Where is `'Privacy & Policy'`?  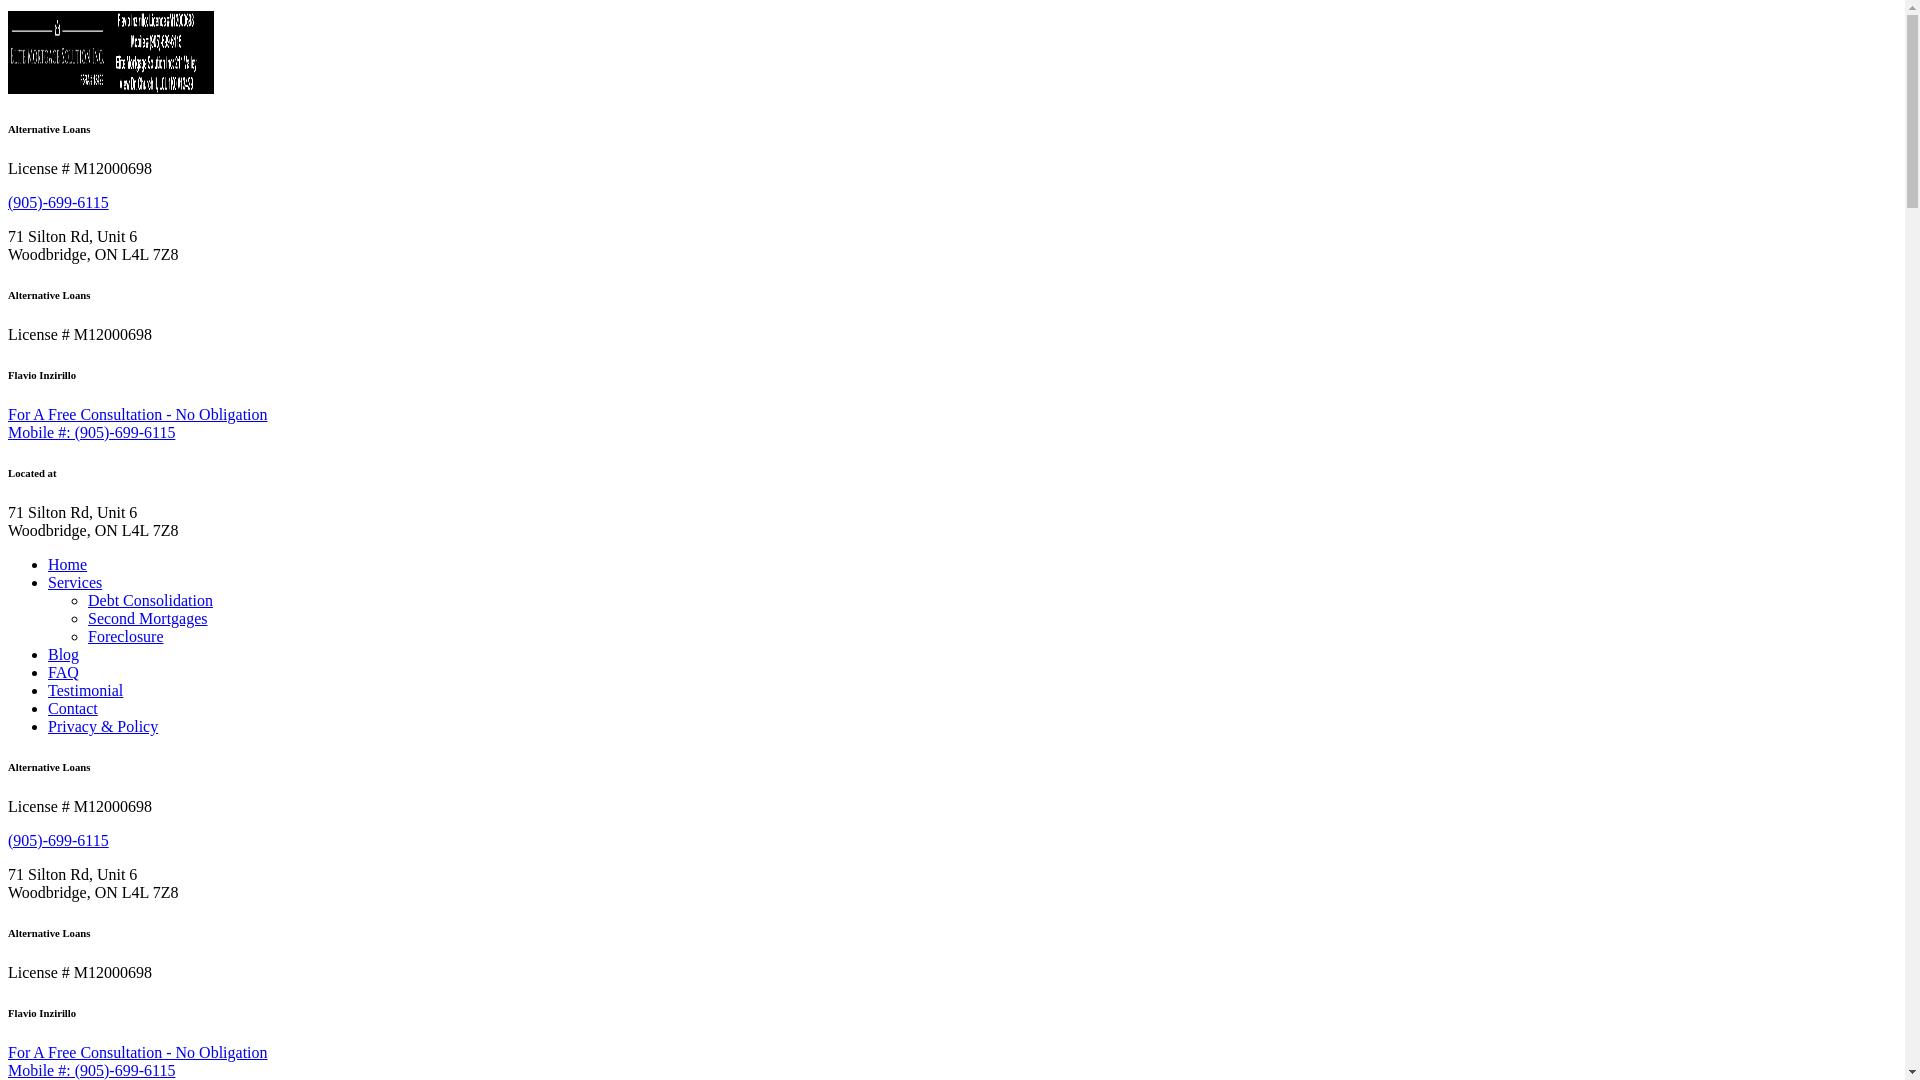
'Privacy & Policy' is located at coordinates (101, 726).